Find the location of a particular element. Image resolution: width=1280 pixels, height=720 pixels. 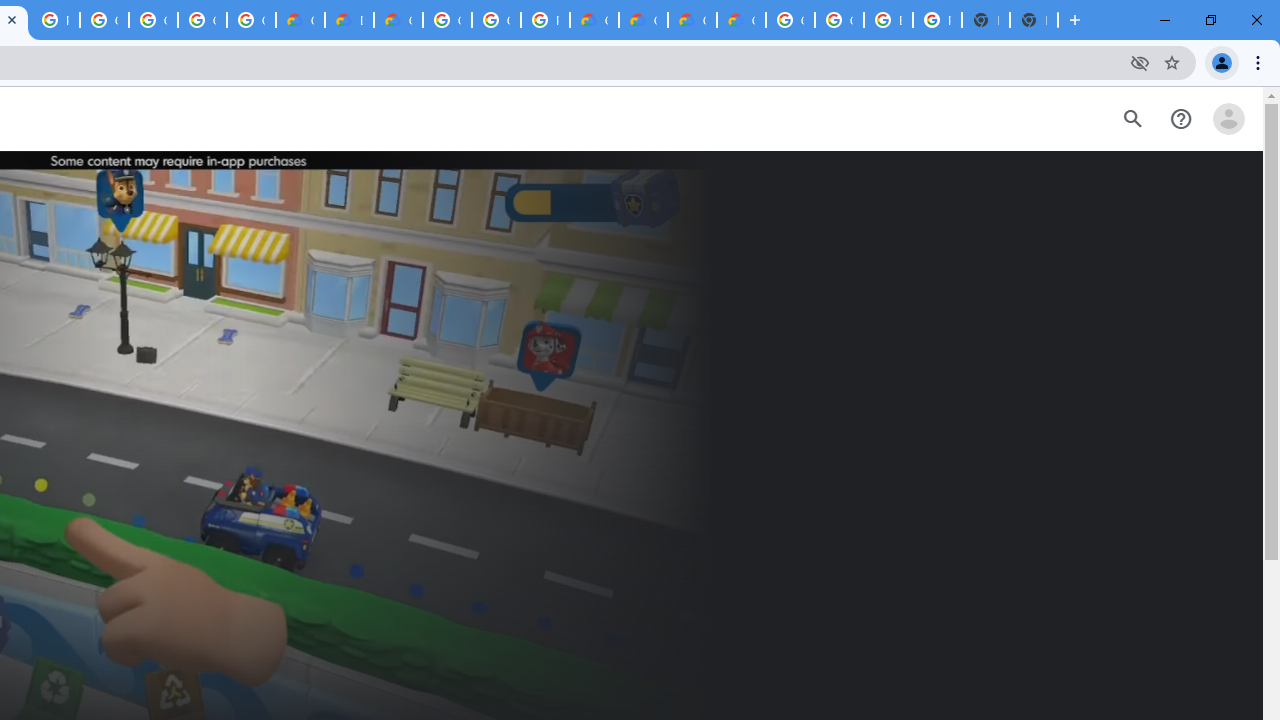

'Gemini for Business and Developers | Google Cloud' is located at coordinates (398, 20).